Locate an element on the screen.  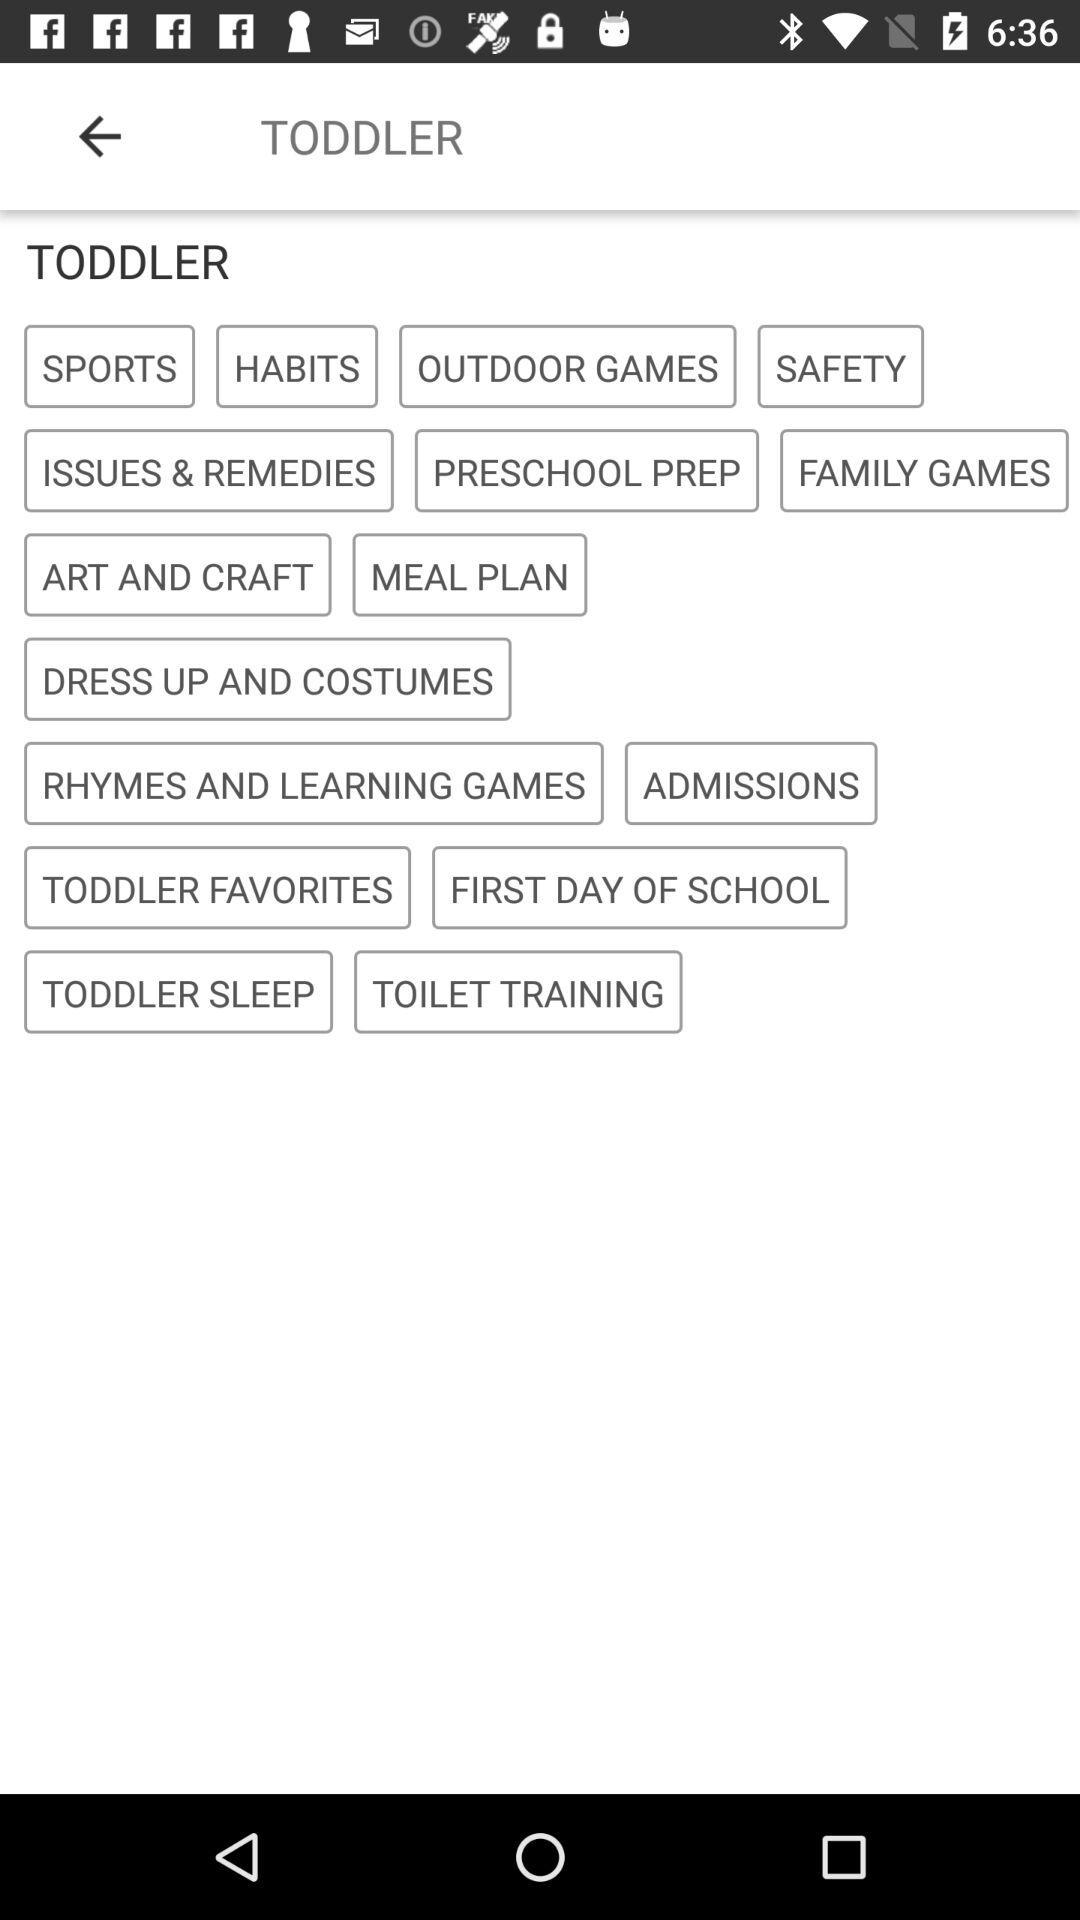
the preschool prep is located at coordinates (585, 470).